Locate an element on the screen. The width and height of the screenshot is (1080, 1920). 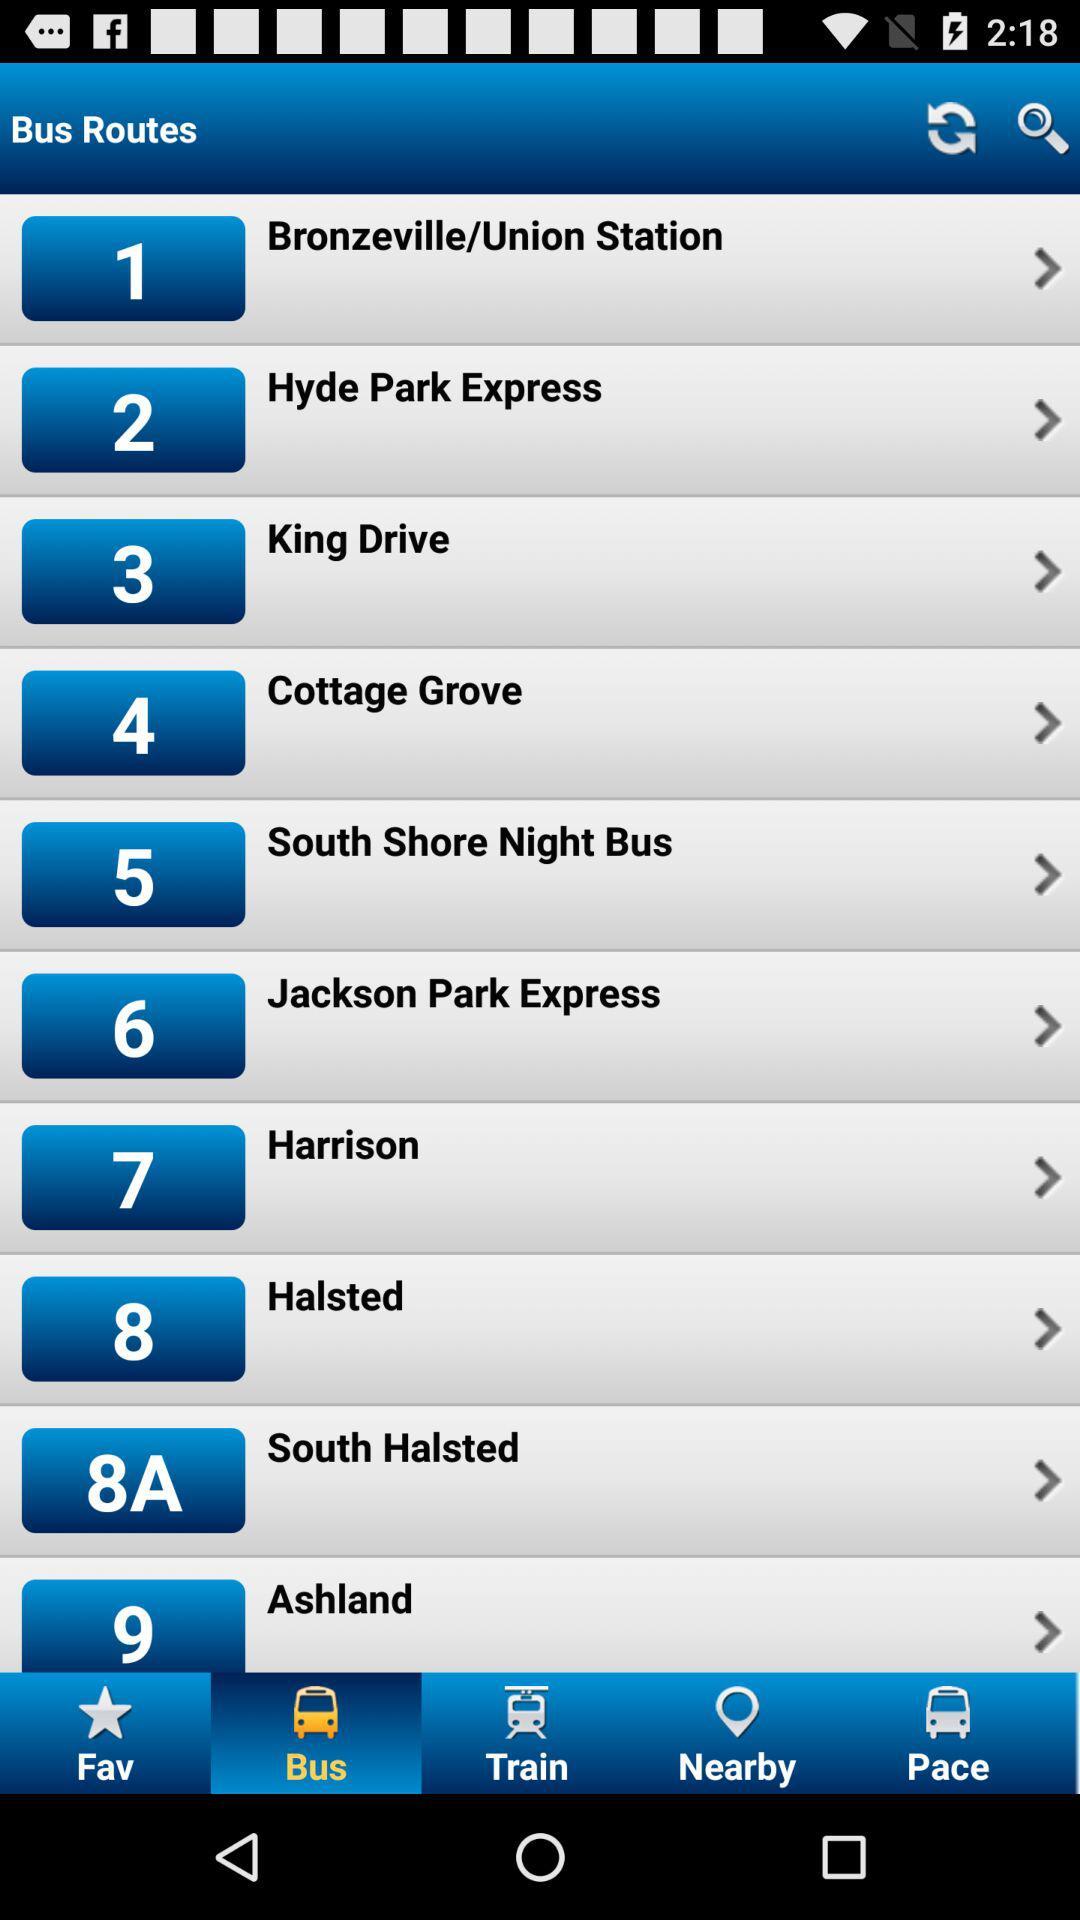
icon to the left of the halsted is located at coordinates (133, 1329).